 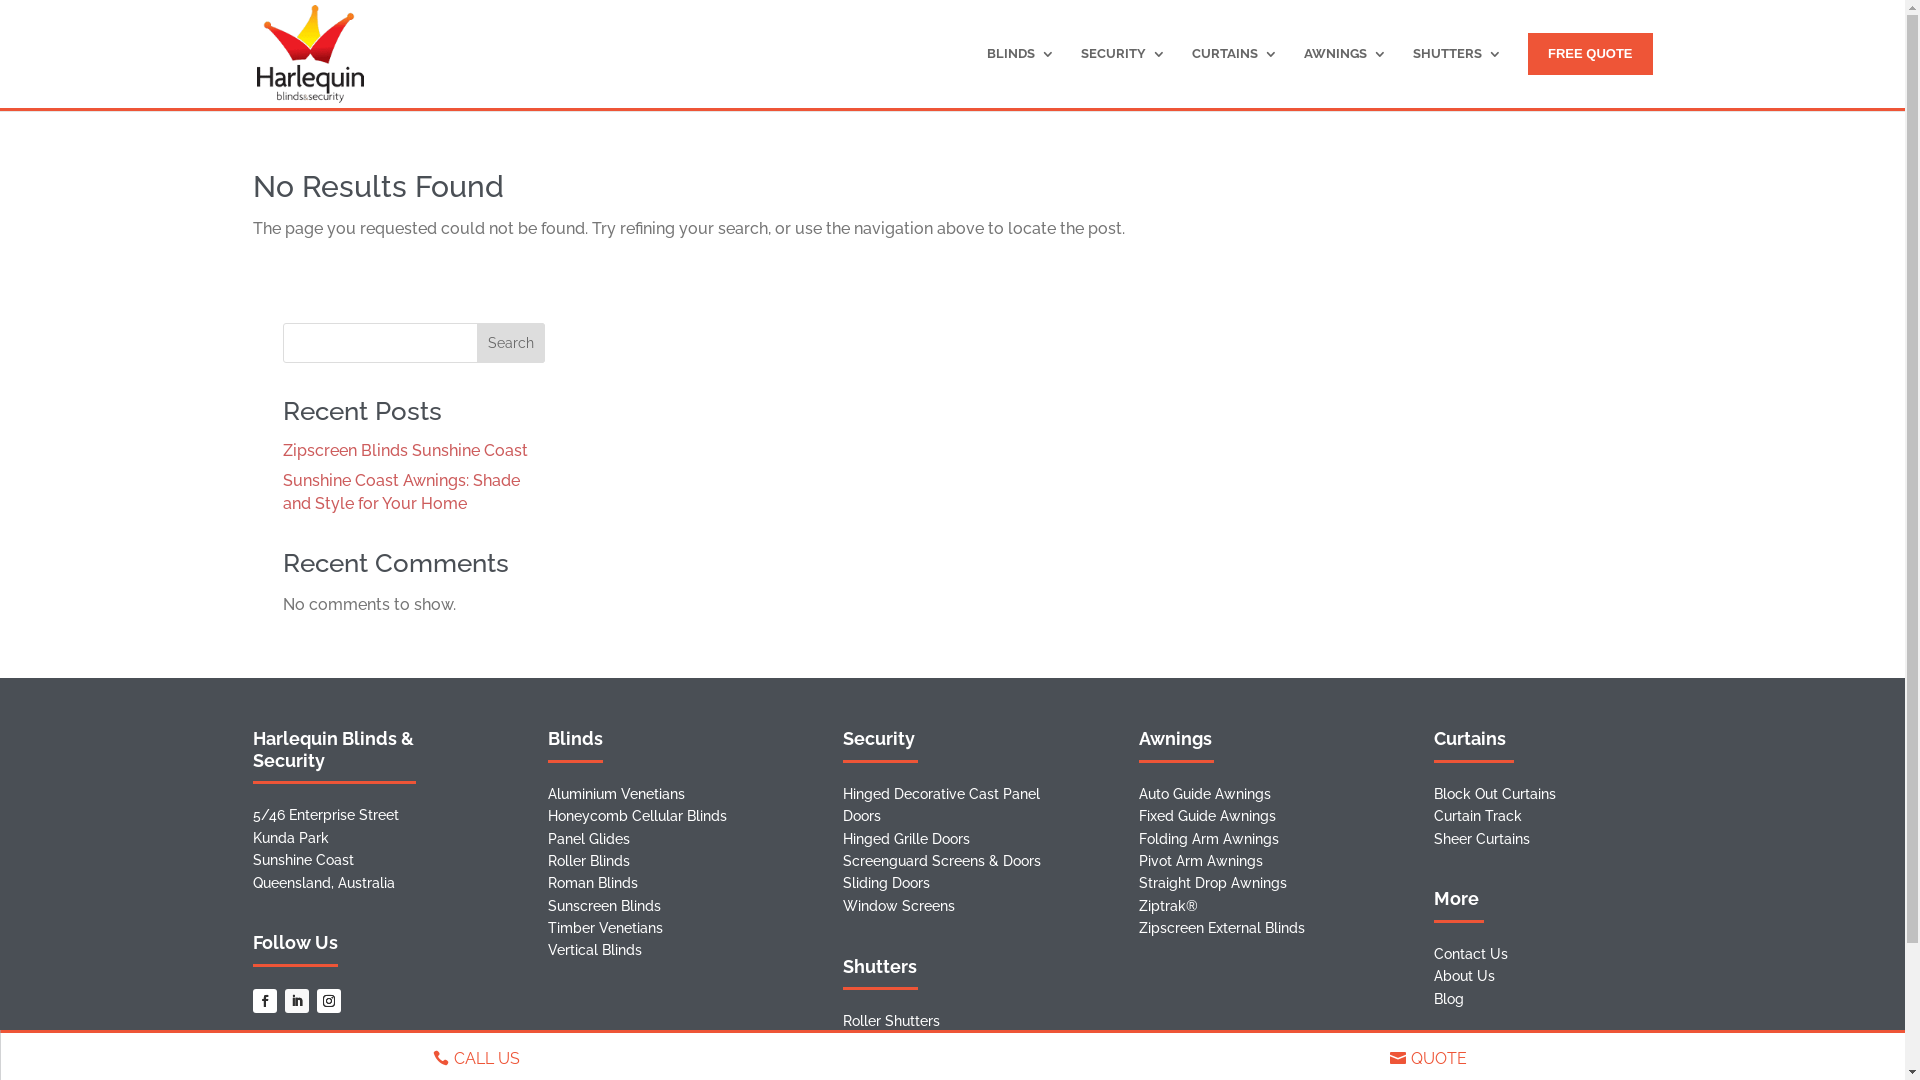 What do you see at coordinates (1482, 839) in the screenshot?
I see `'Sheer Curtains'` at bounding box center [1482, 839].